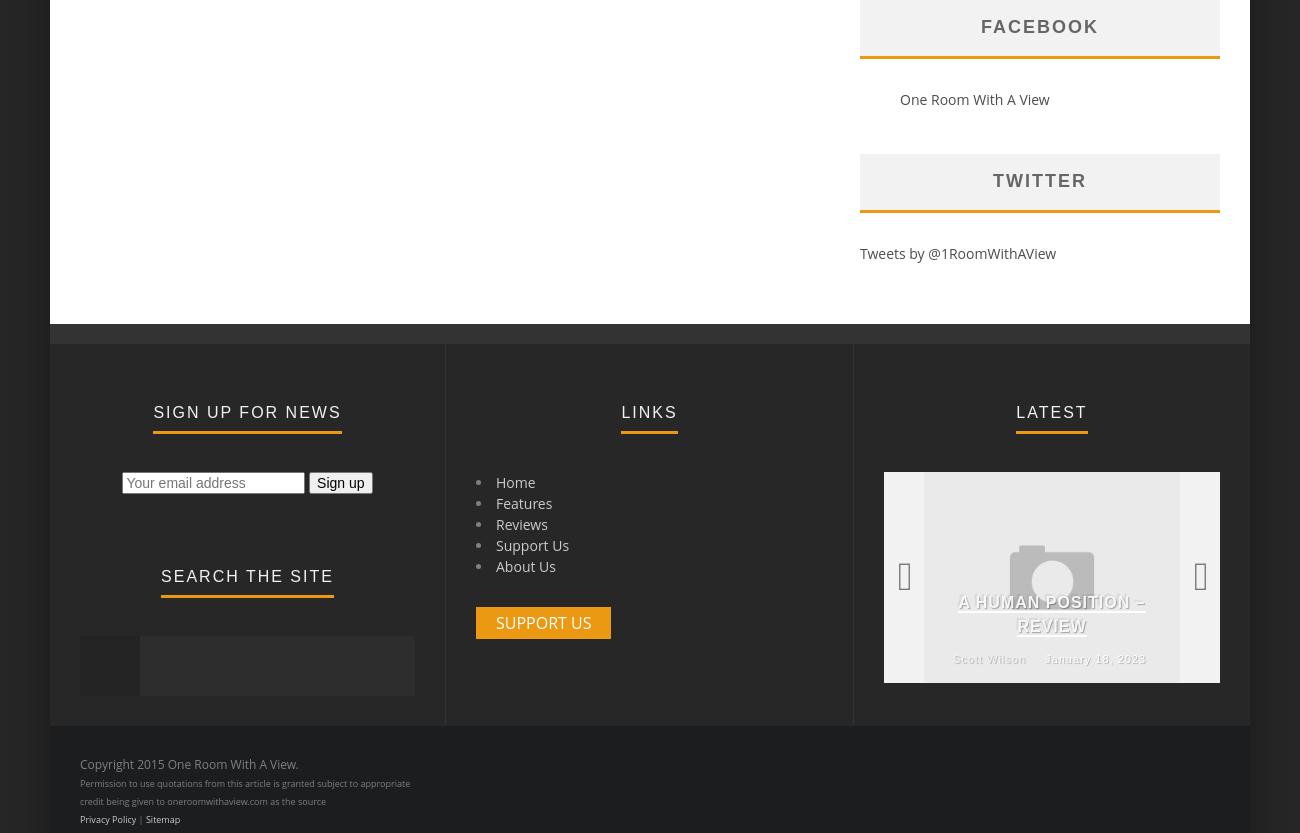 Image resolution: width=1300 pixels, height=833 pixels. What do you see at coordinates (521, 524) in the screenshot?
I see `'Reviews'` at bounding box center [521, 524].